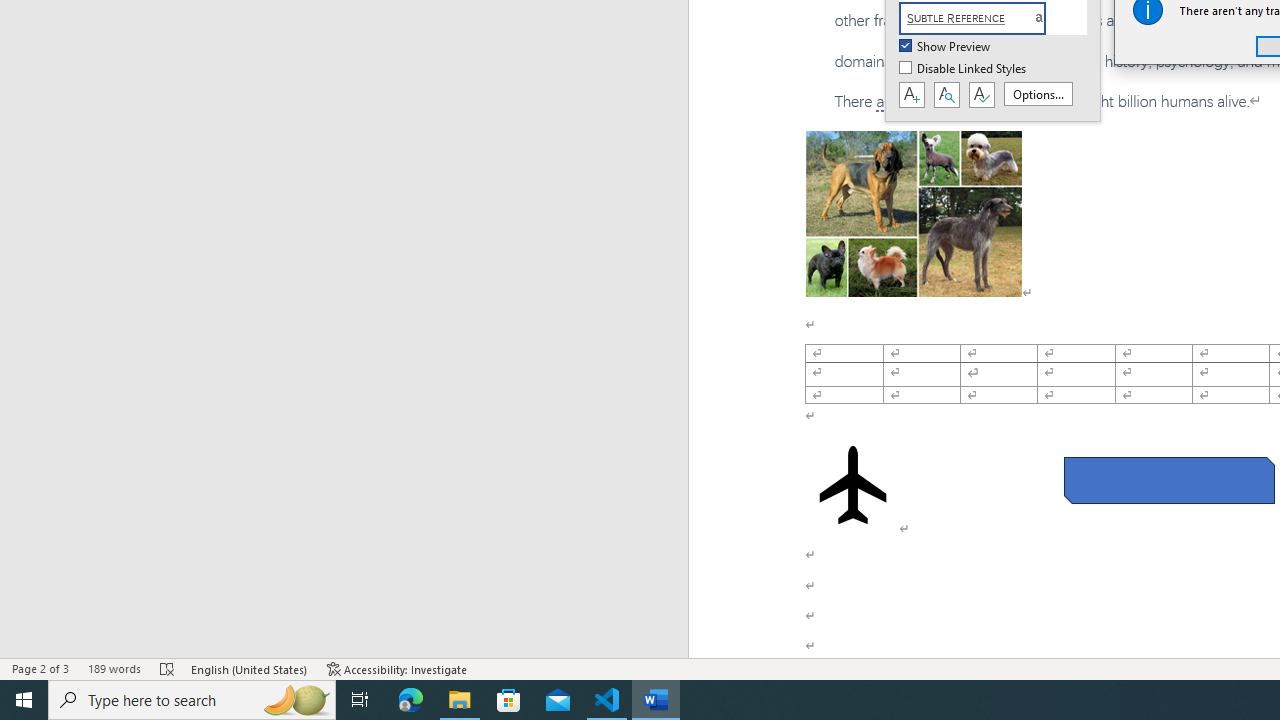 This screenshot has width=1280, height=720. I want to click on 'Morphological variation in six dogs', so click(912, 213).